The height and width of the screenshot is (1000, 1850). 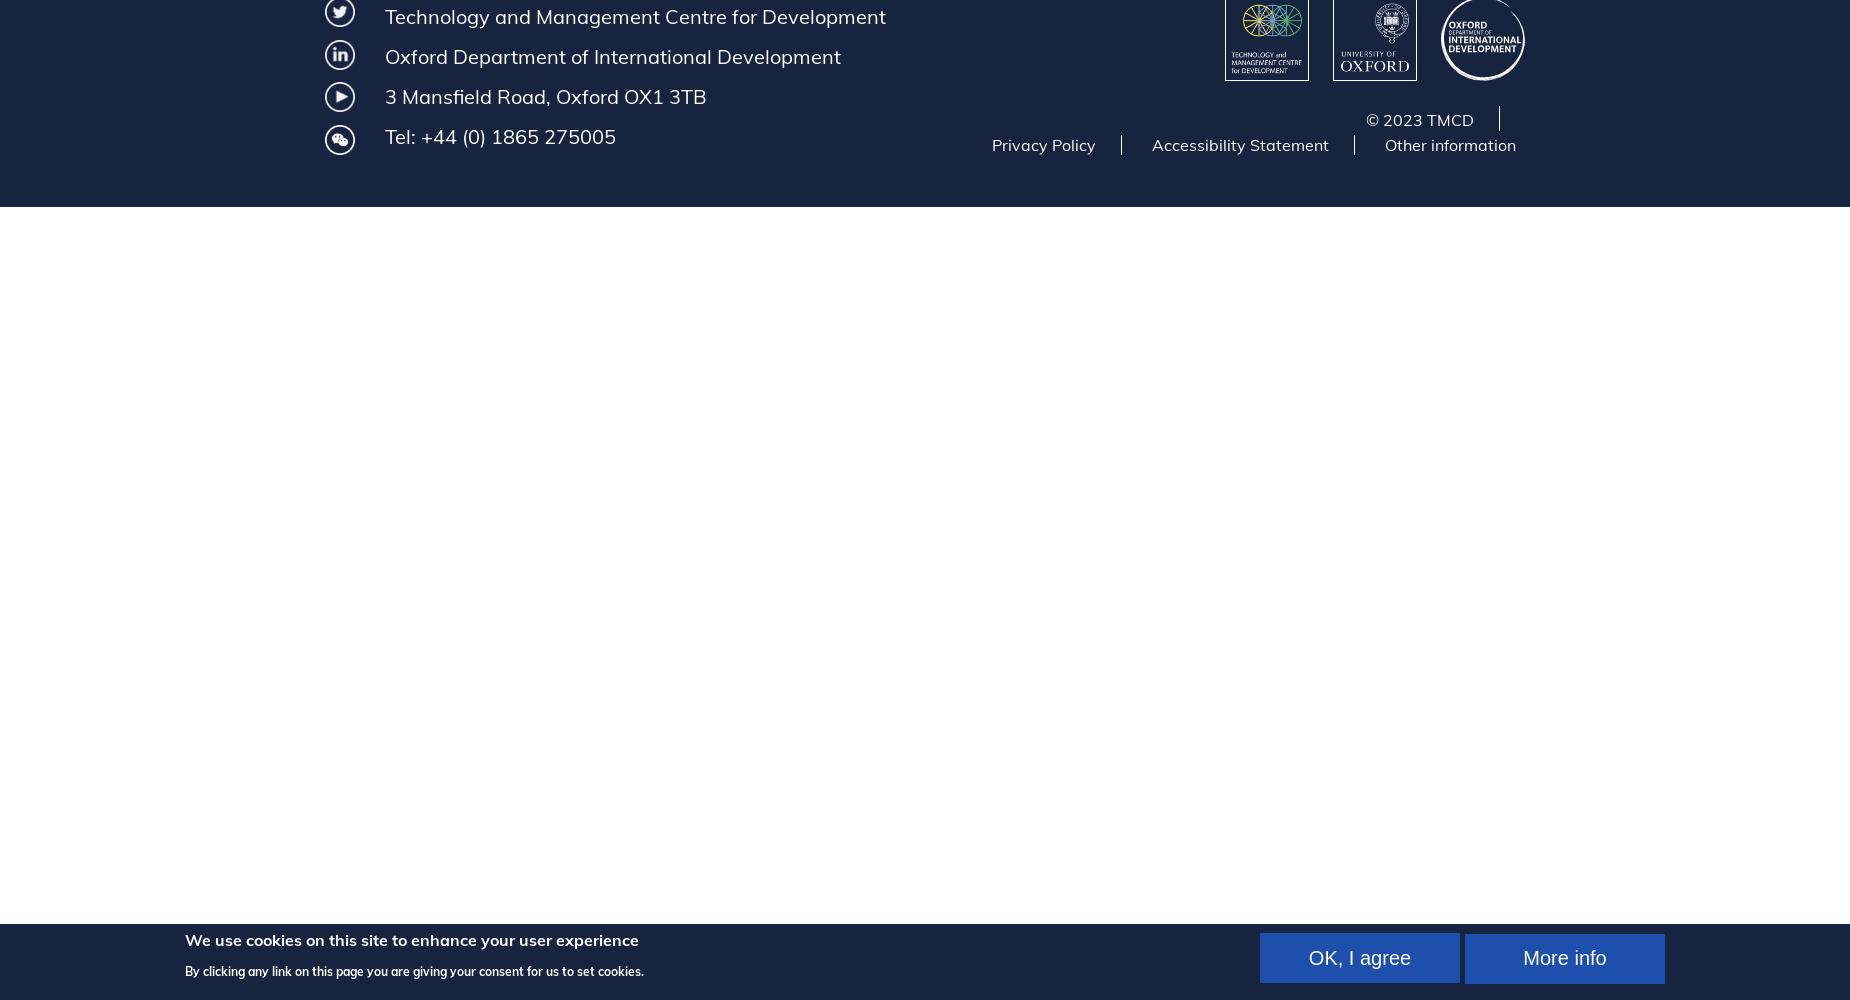 What do you see at coordinates (1420, 119) in the screenshot?
I see `'© 2023 TMCD'` at bounding box center [1420, 119].